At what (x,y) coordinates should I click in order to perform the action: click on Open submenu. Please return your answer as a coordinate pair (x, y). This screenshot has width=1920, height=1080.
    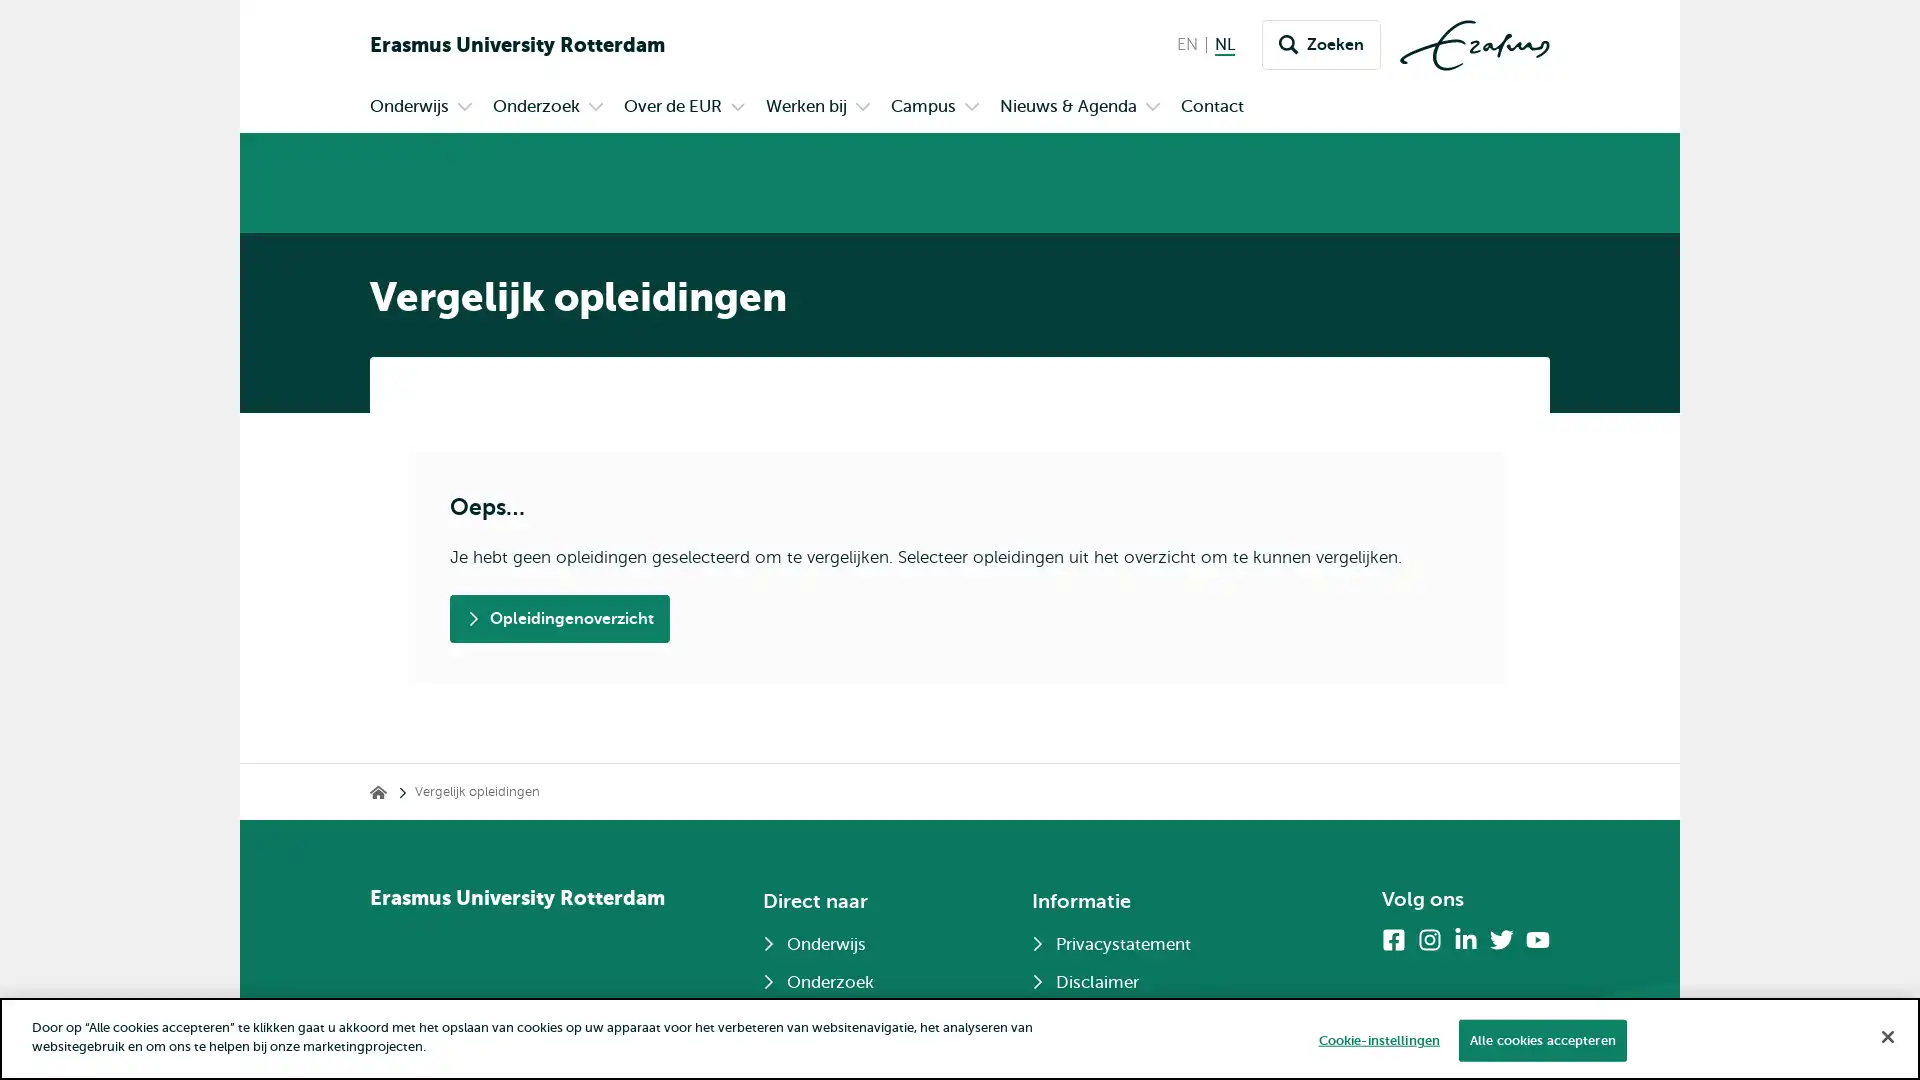
    Looking at the image, I should click on (737, 108).